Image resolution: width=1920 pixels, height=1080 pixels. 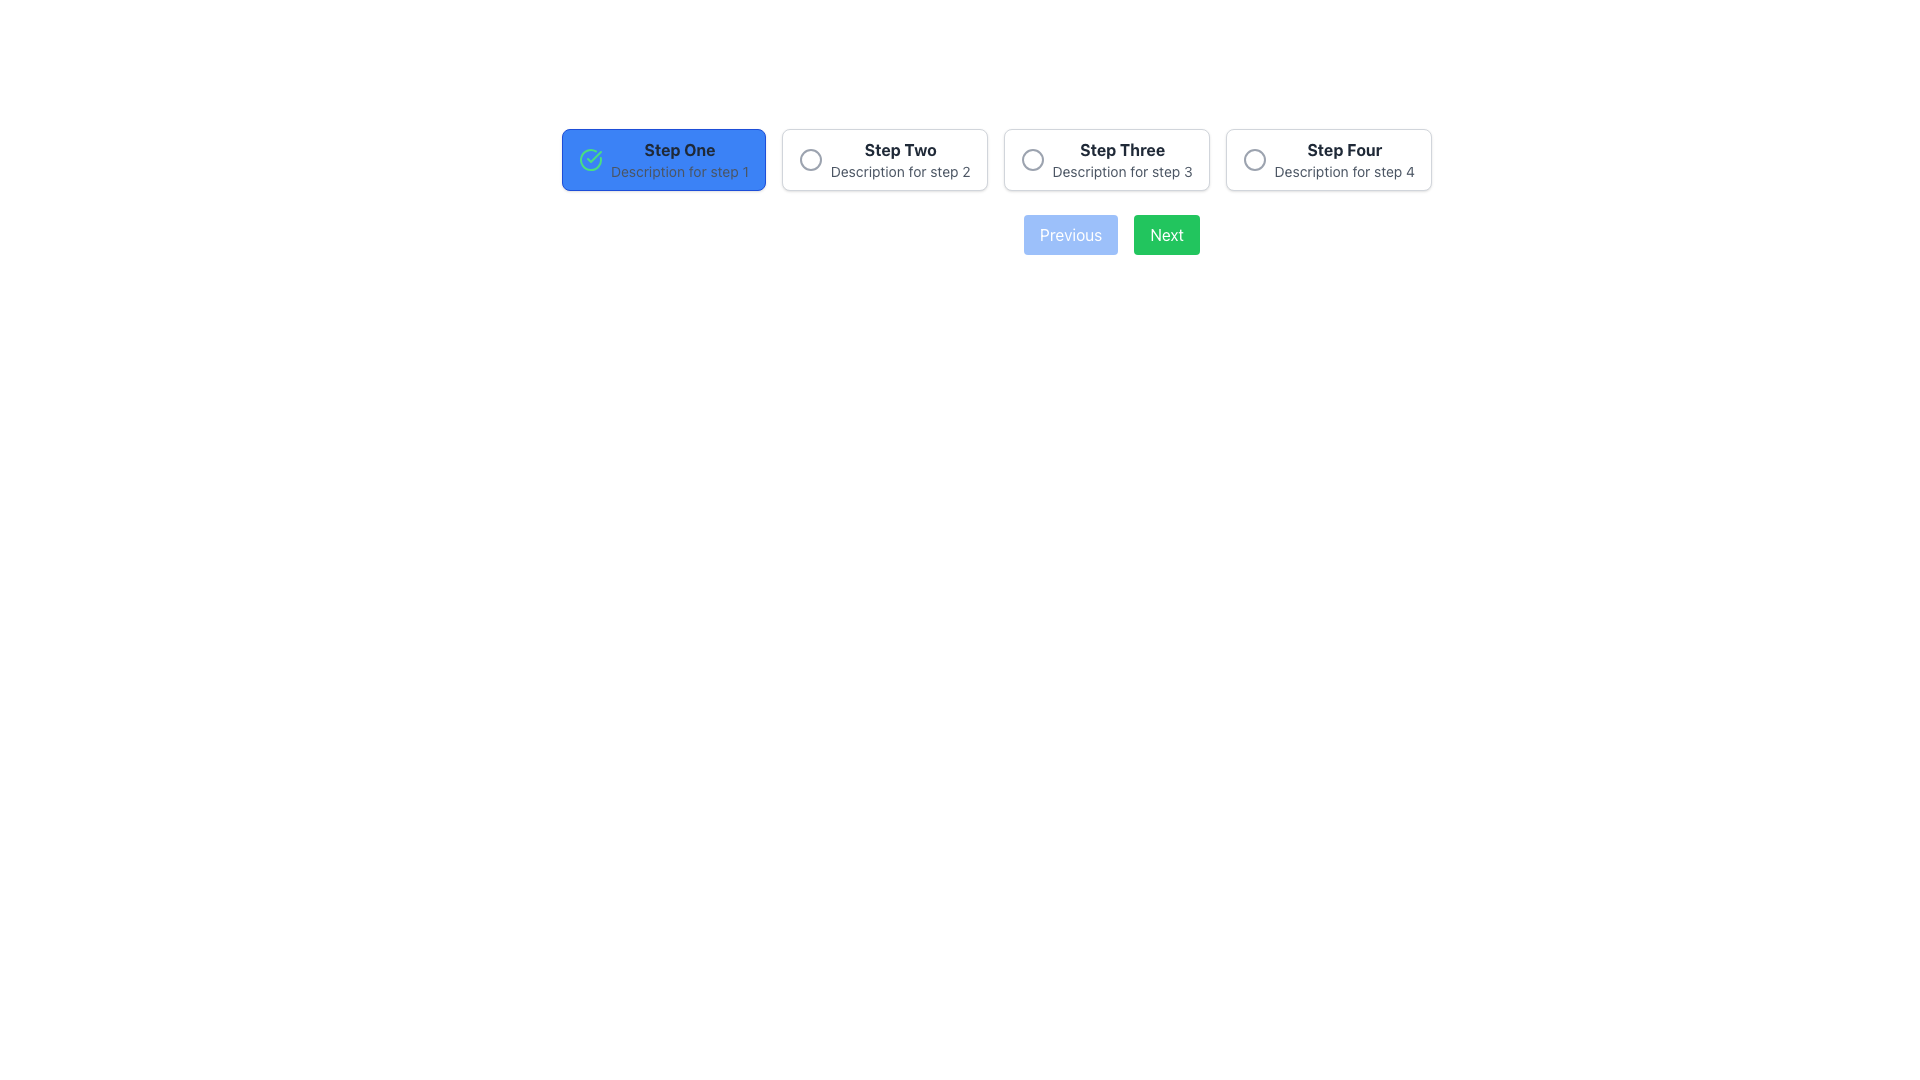 What do you see at coordinates (663, 158) in the screenshot?
I see `the first button in the horizontal step navigator` at bounding box center [663, 158].